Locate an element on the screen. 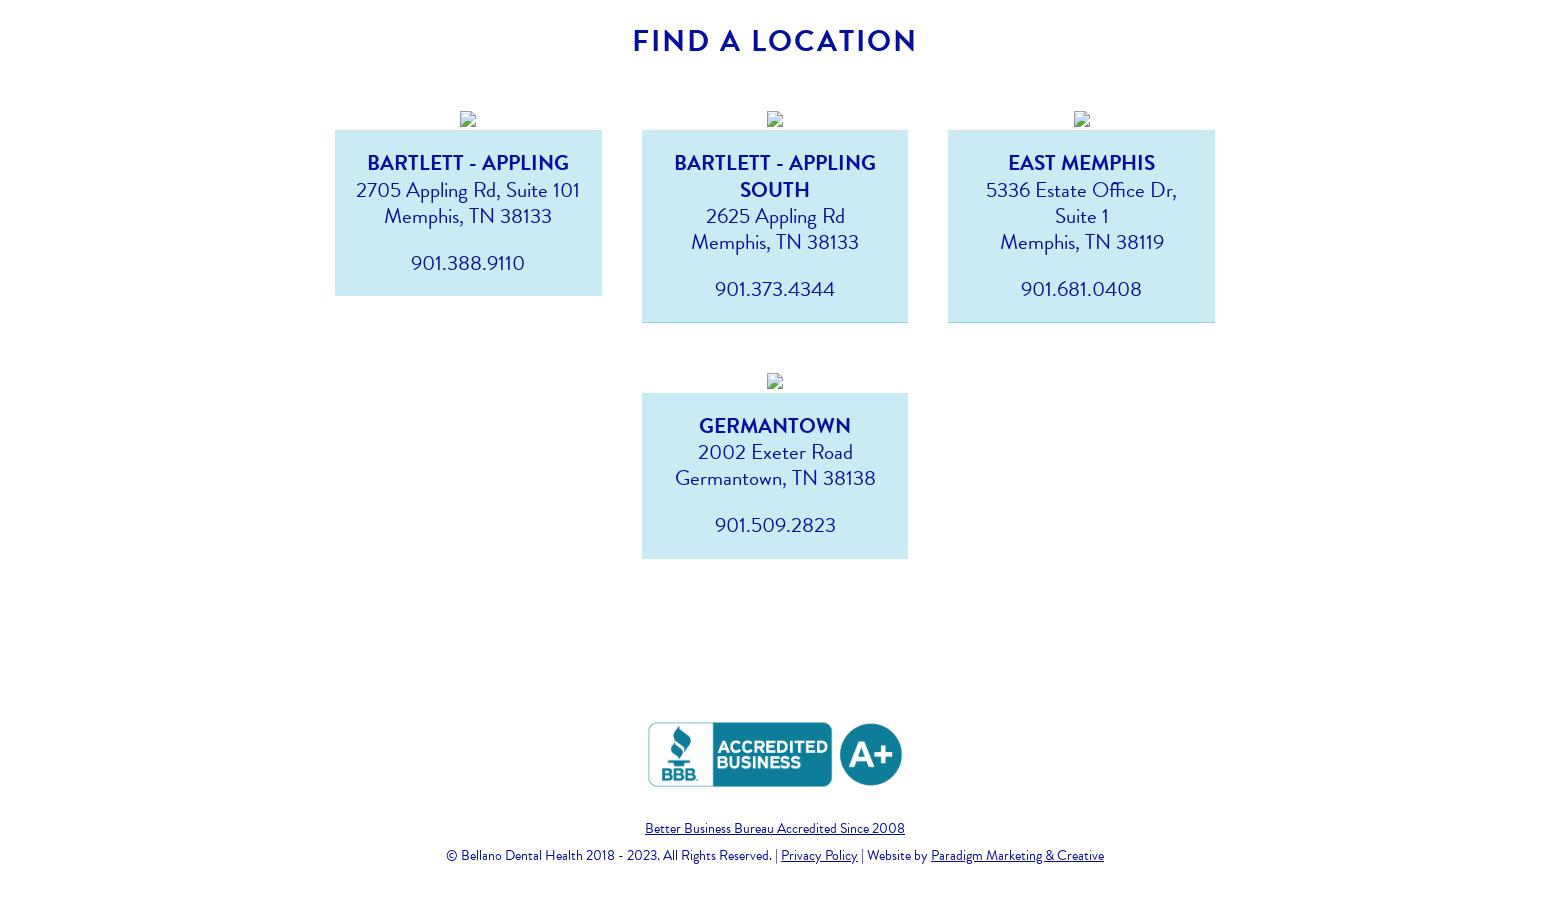  '5336 Estate Office Dr, Suite 1' is located at coordinates (1081, 201).